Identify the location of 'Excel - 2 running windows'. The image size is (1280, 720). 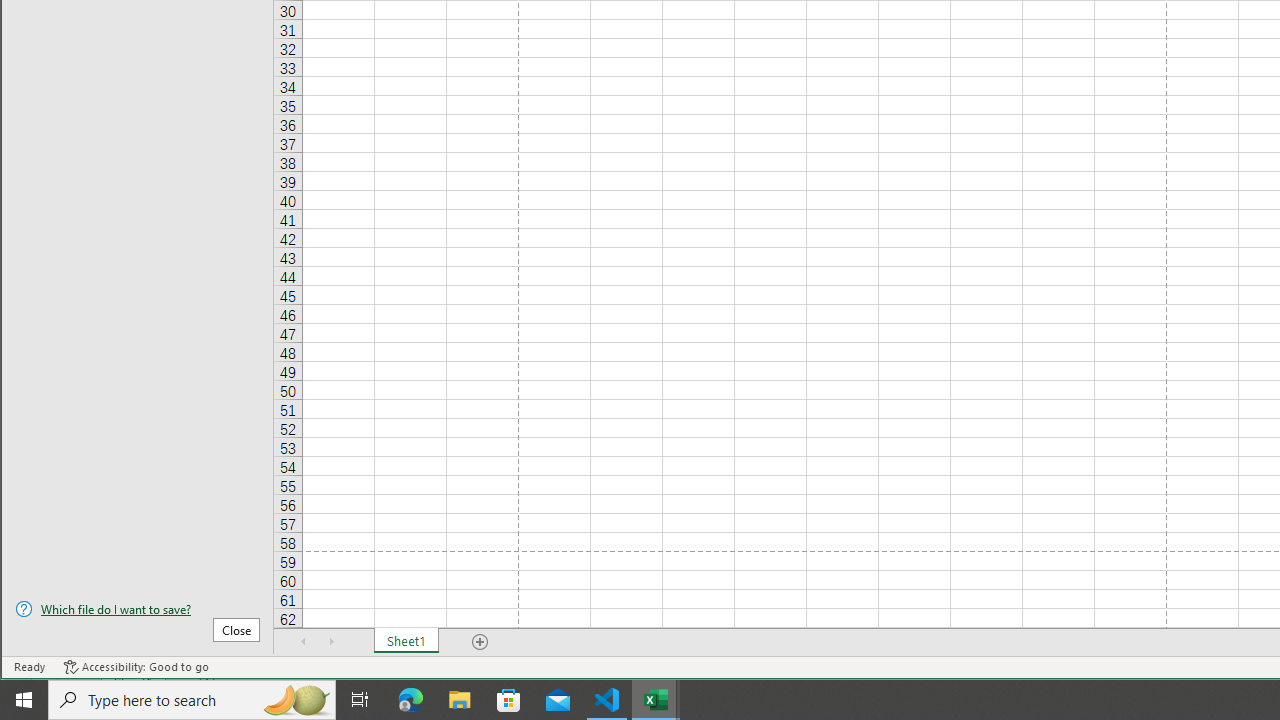
(656, 698).